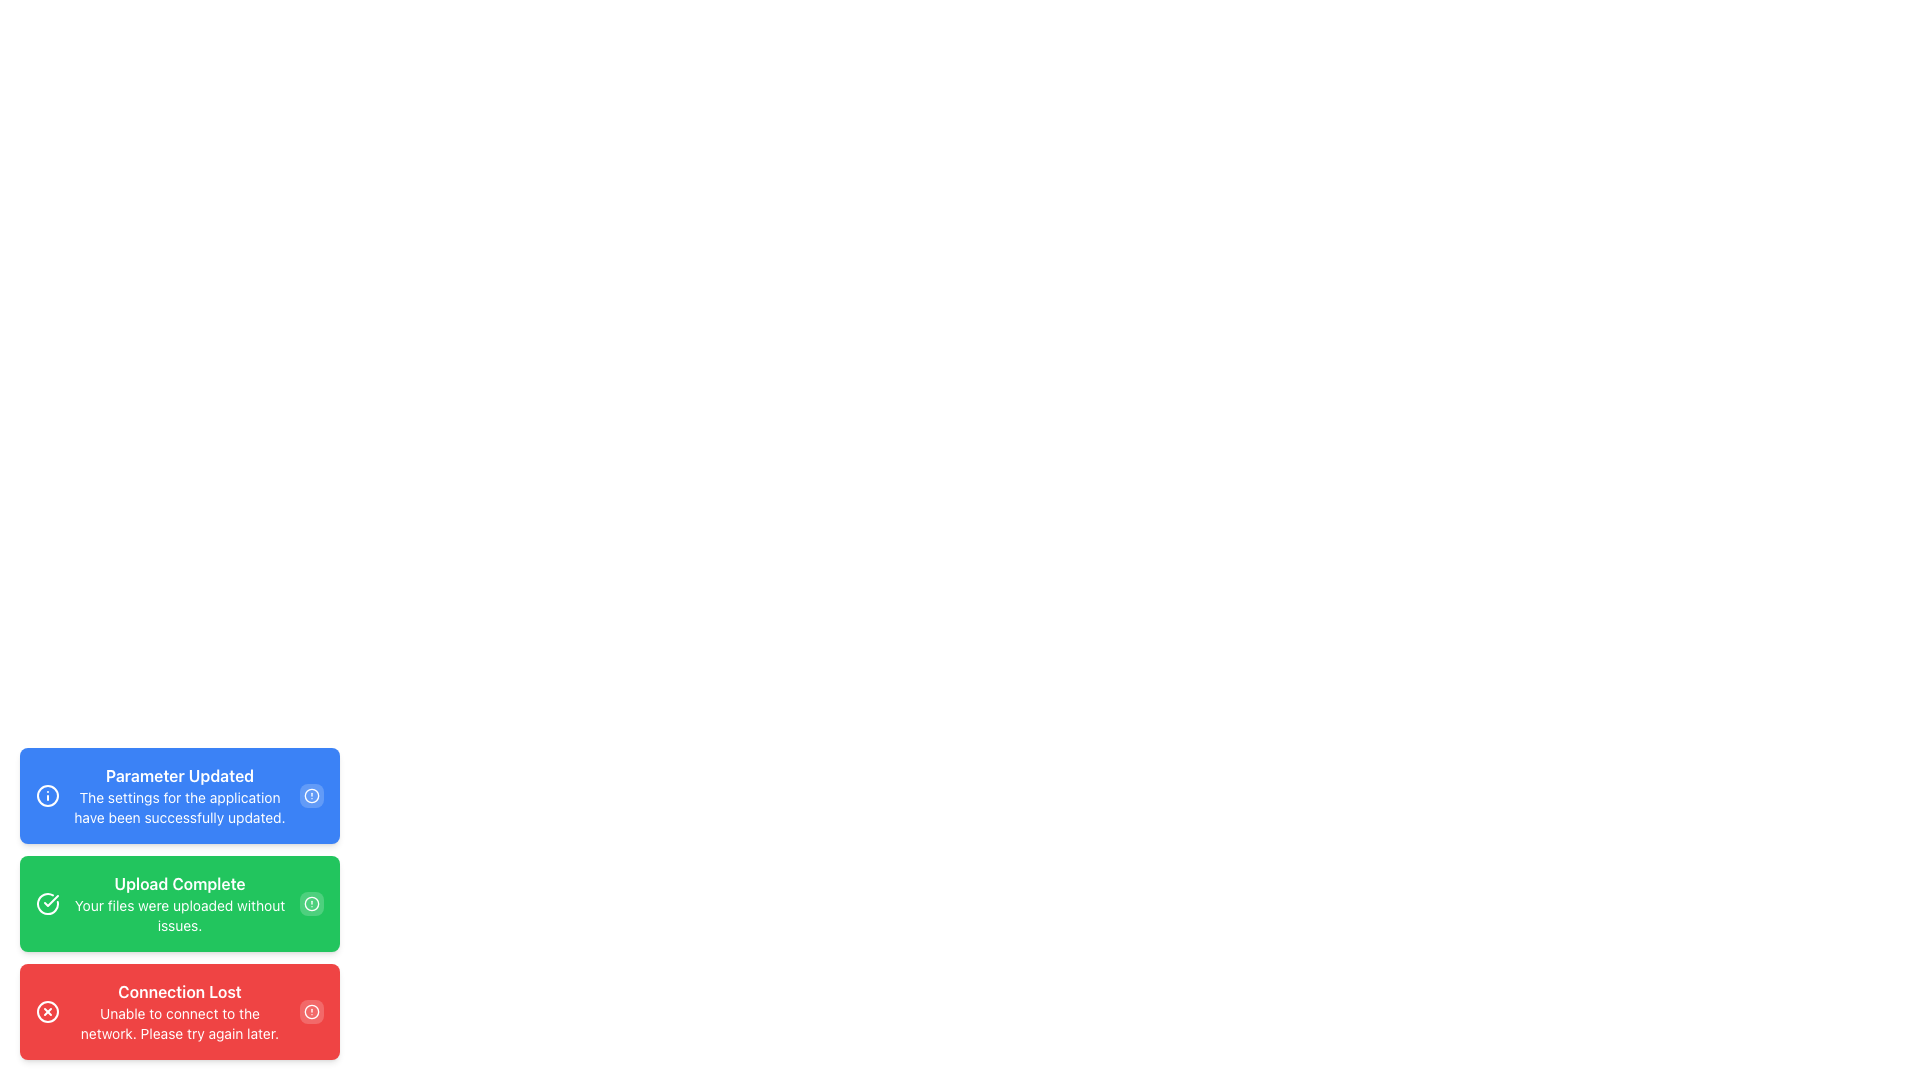 The height and width of the screenshot is (1080, 1920). Describe the element at coordinates (311, 794) in the screenshot. I see `the circular button with a white border and alert icon, located at the top-right corner of the 'Parameter Updated' notification card` at that location.